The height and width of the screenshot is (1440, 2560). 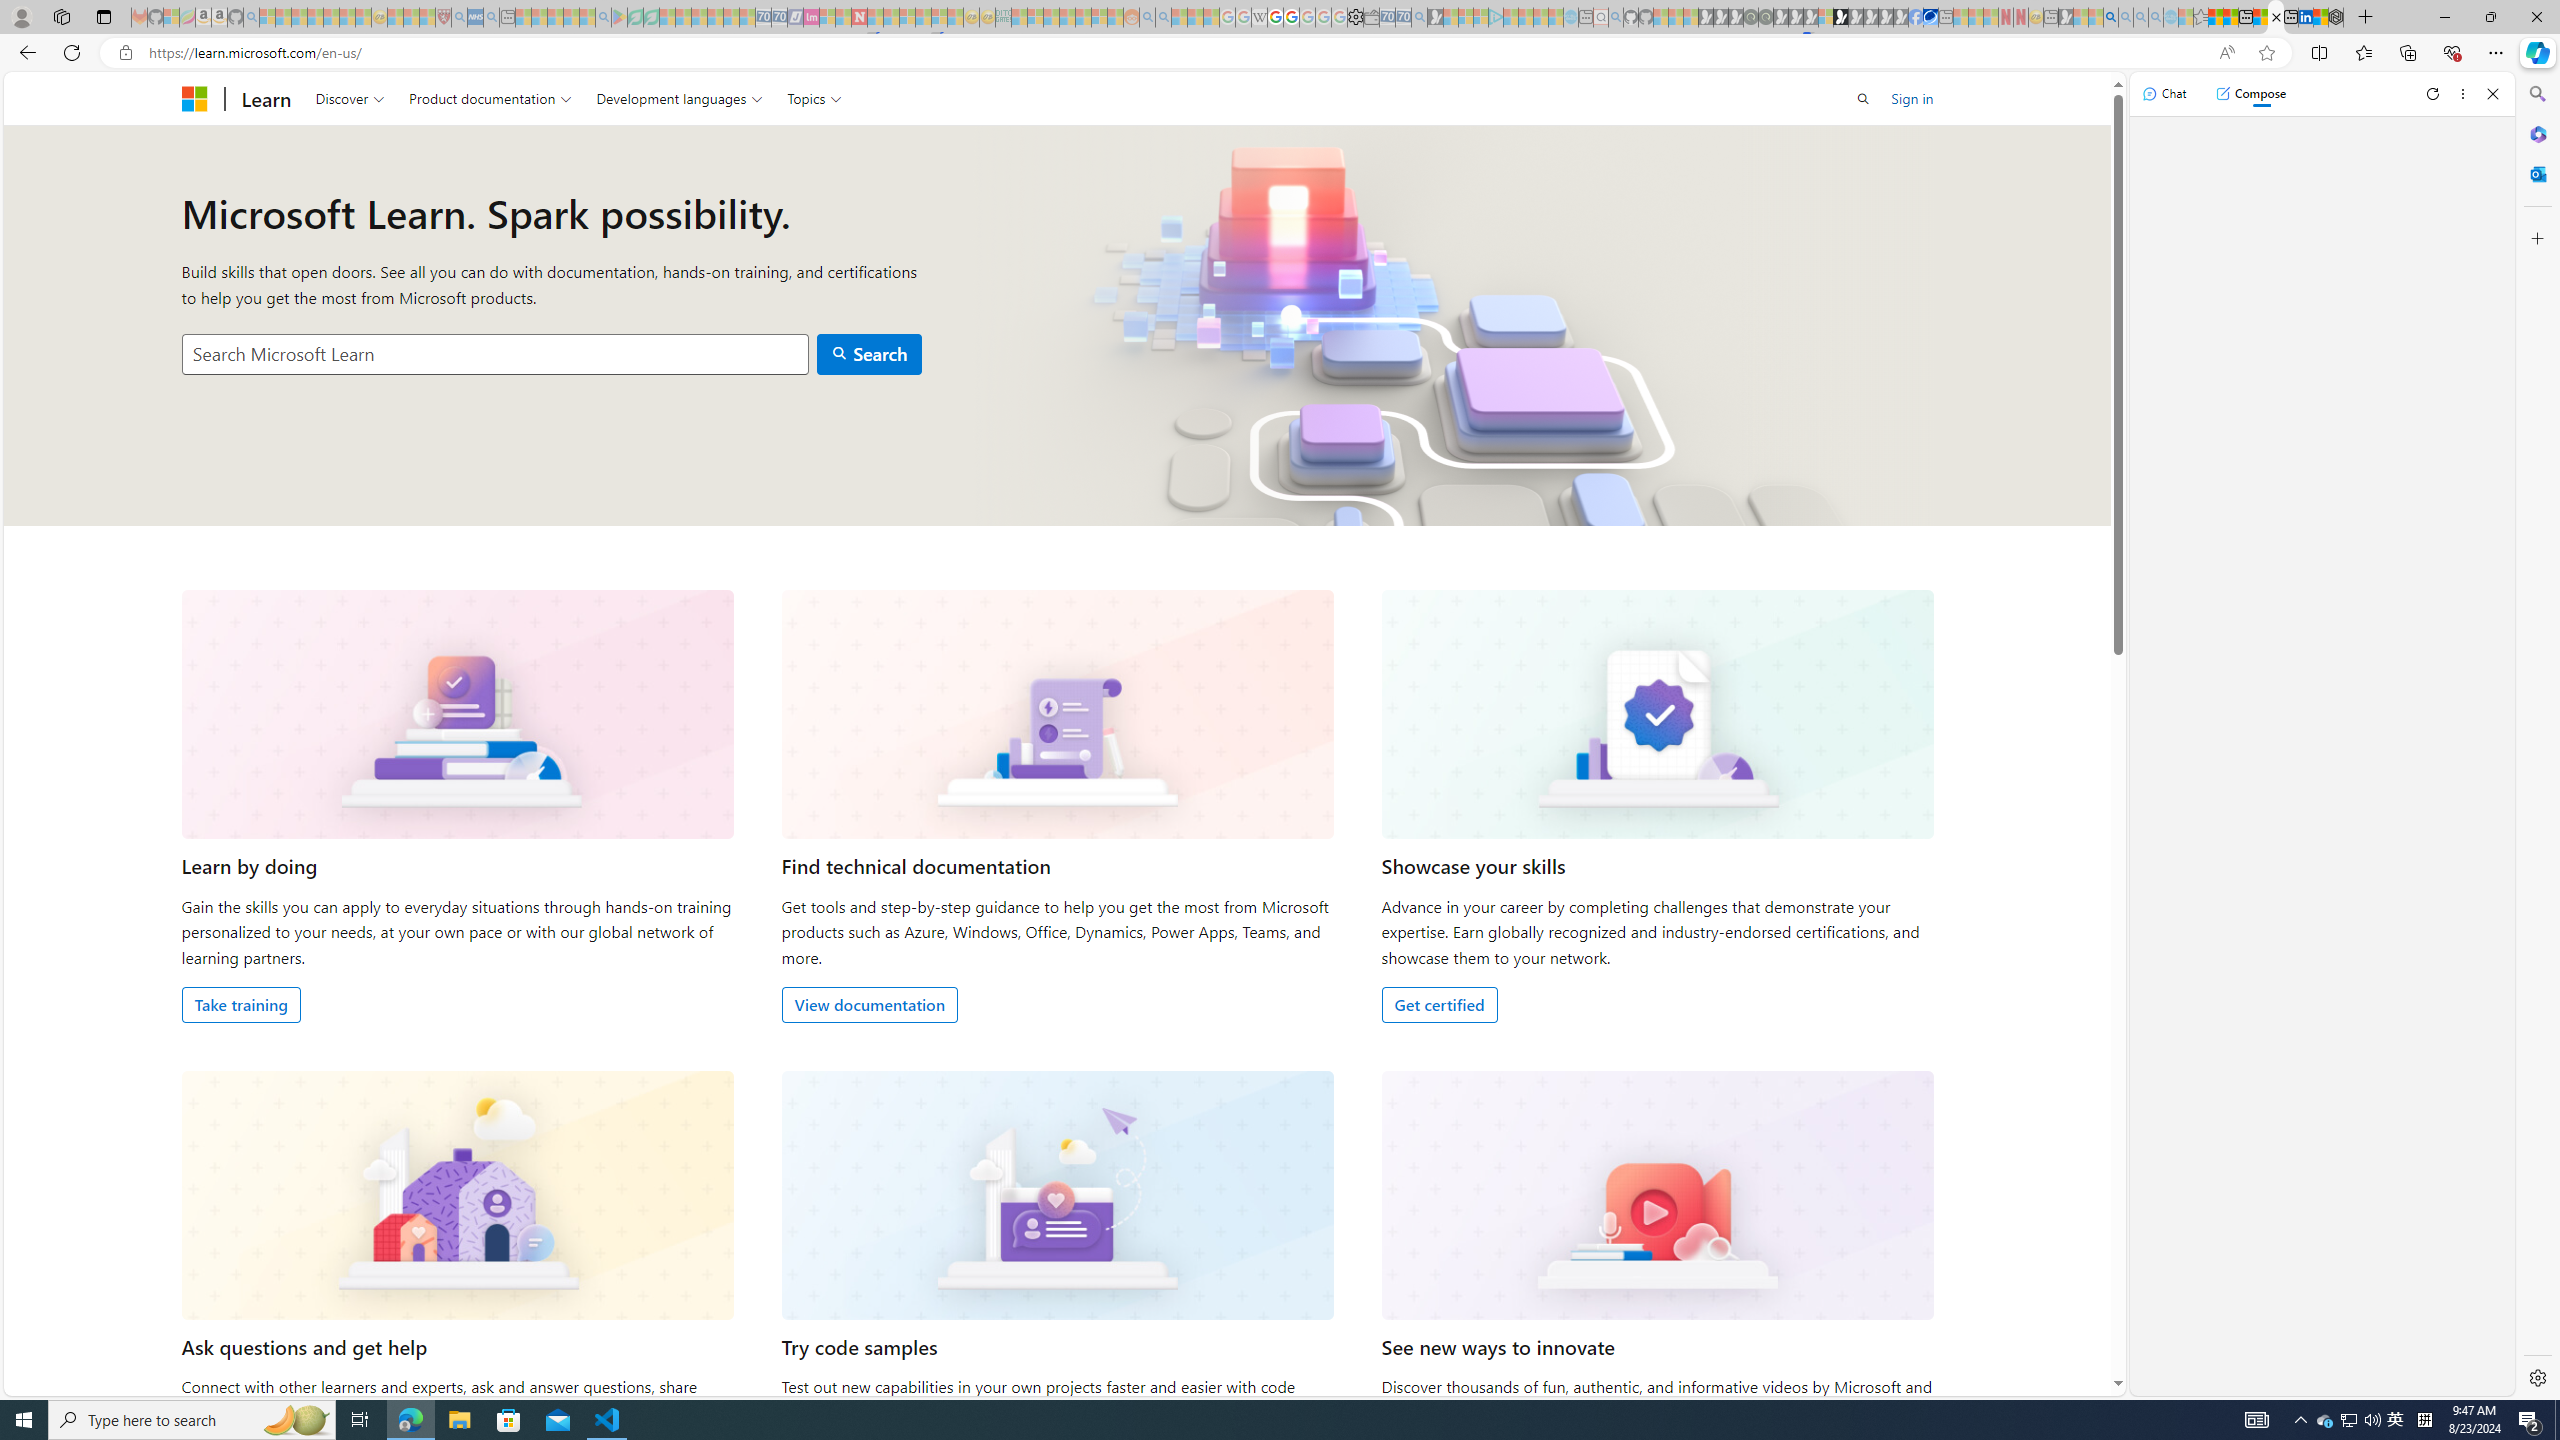 What do you see at coordinates (814, 97) in the screenshot?
I see `'Topics'` at bounding box center [814, 97].